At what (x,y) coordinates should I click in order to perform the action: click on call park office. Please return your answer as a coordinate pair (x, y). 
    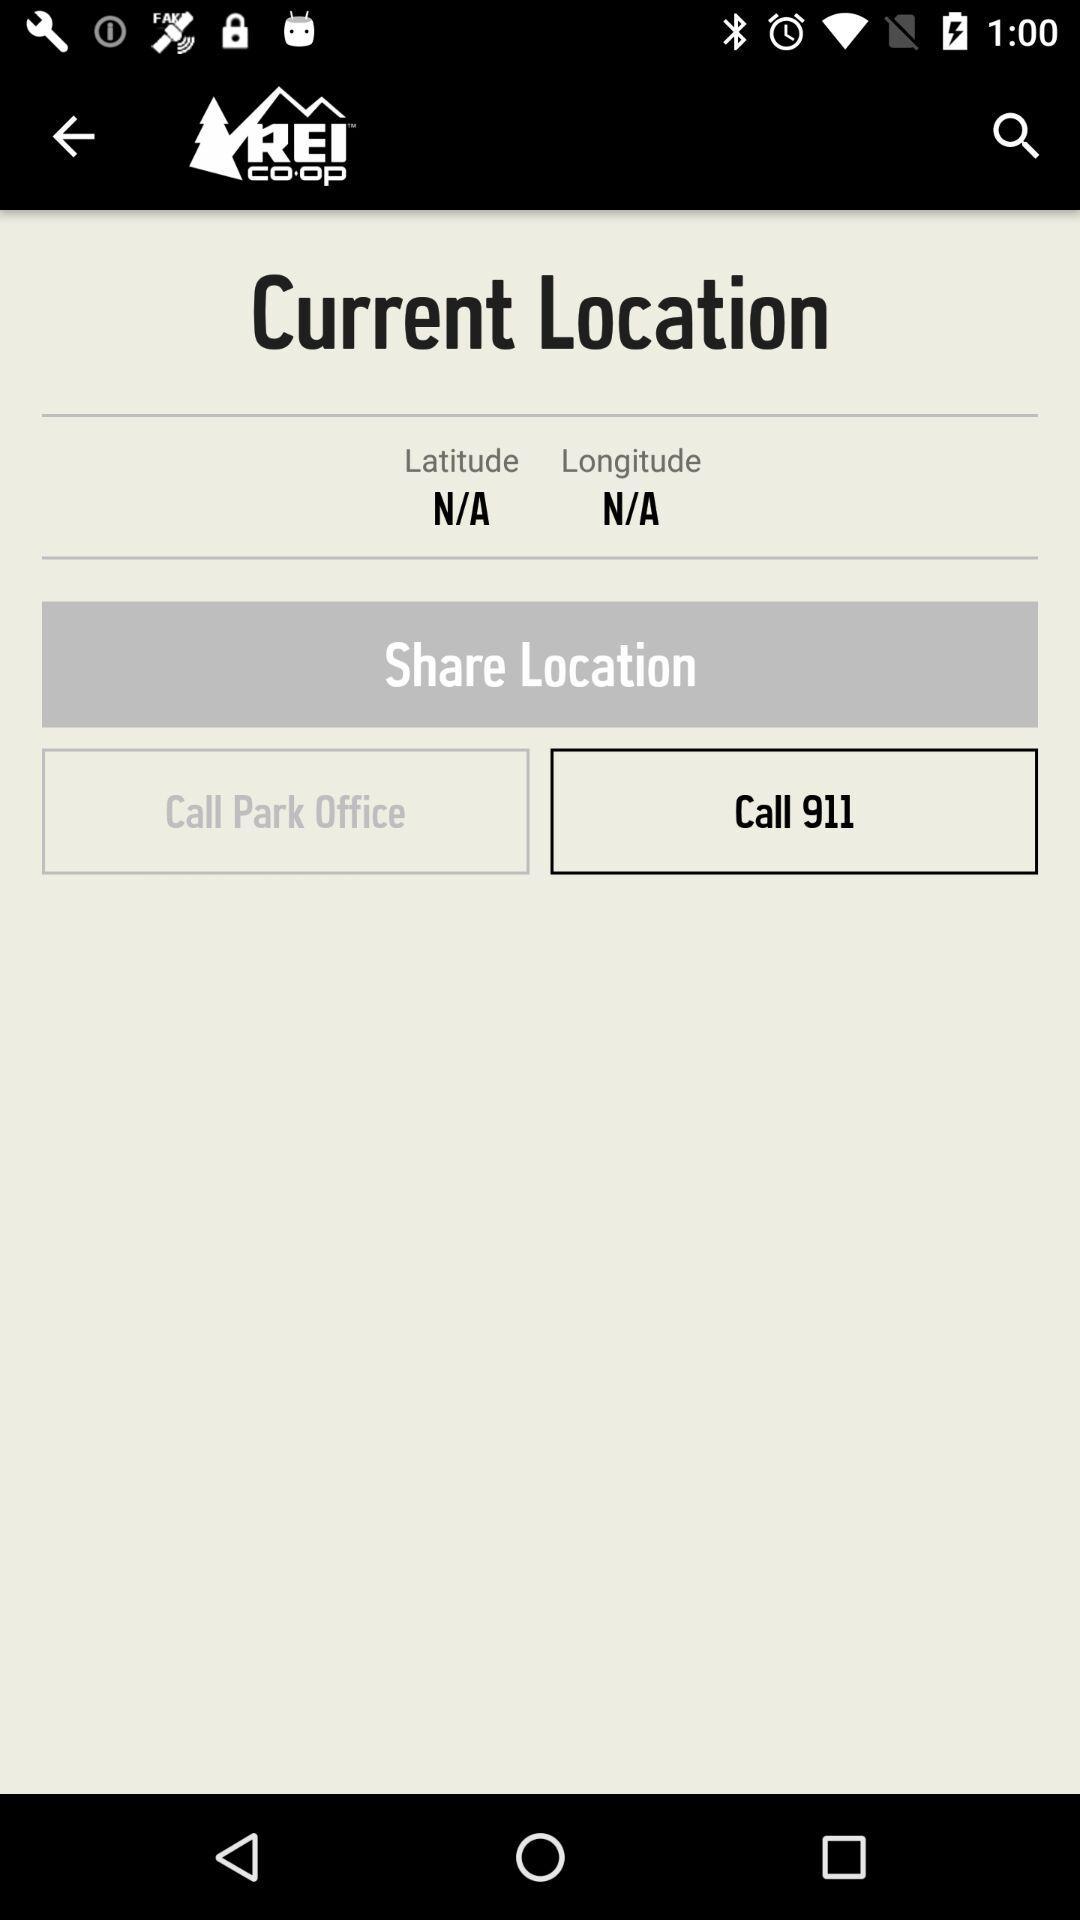
    Looking at the image, I should click on (285, 811).